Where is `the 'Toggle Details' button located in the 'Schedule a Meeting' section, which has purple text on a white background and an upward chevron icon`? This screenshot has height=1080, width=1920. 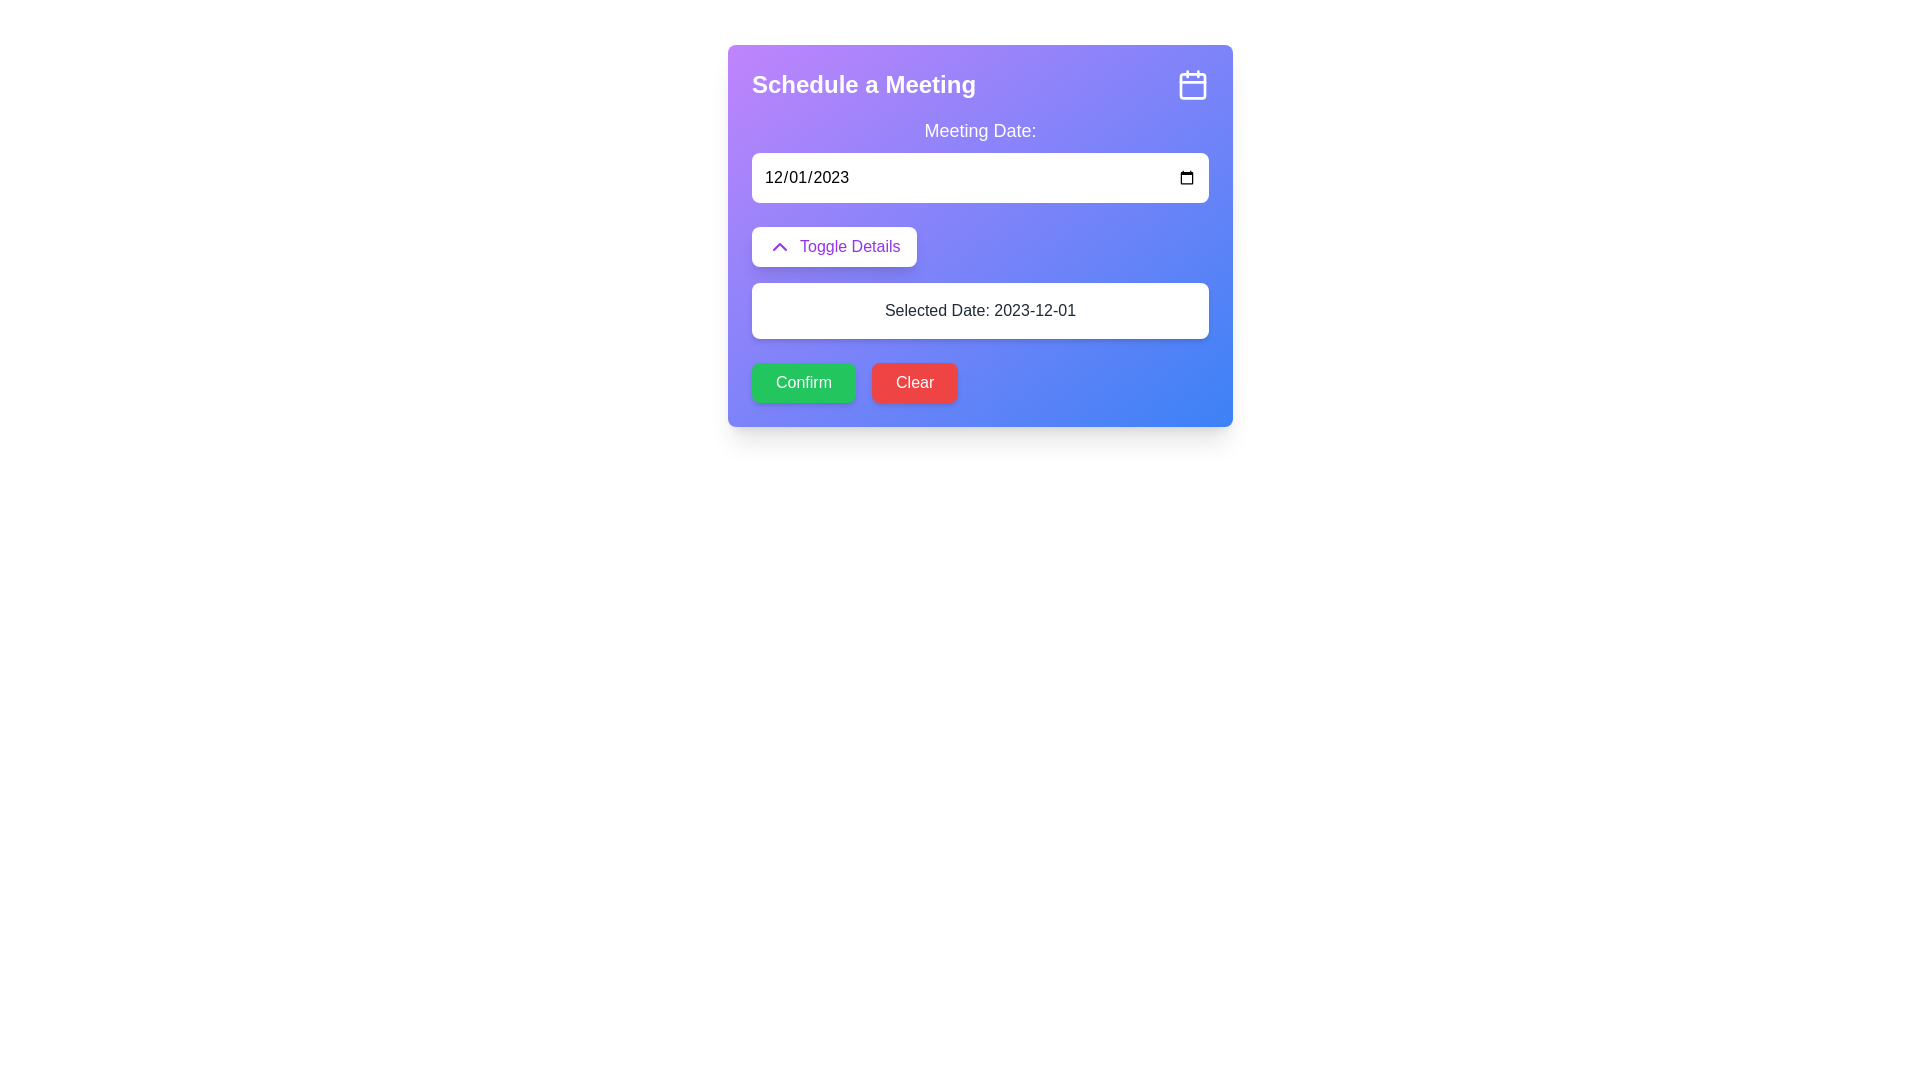 the 'Toggle Details' button located in the 'Schedule a Meeting' section, which has purple text on a white background and an upward chevron icon is located at coordinates (834, 245).